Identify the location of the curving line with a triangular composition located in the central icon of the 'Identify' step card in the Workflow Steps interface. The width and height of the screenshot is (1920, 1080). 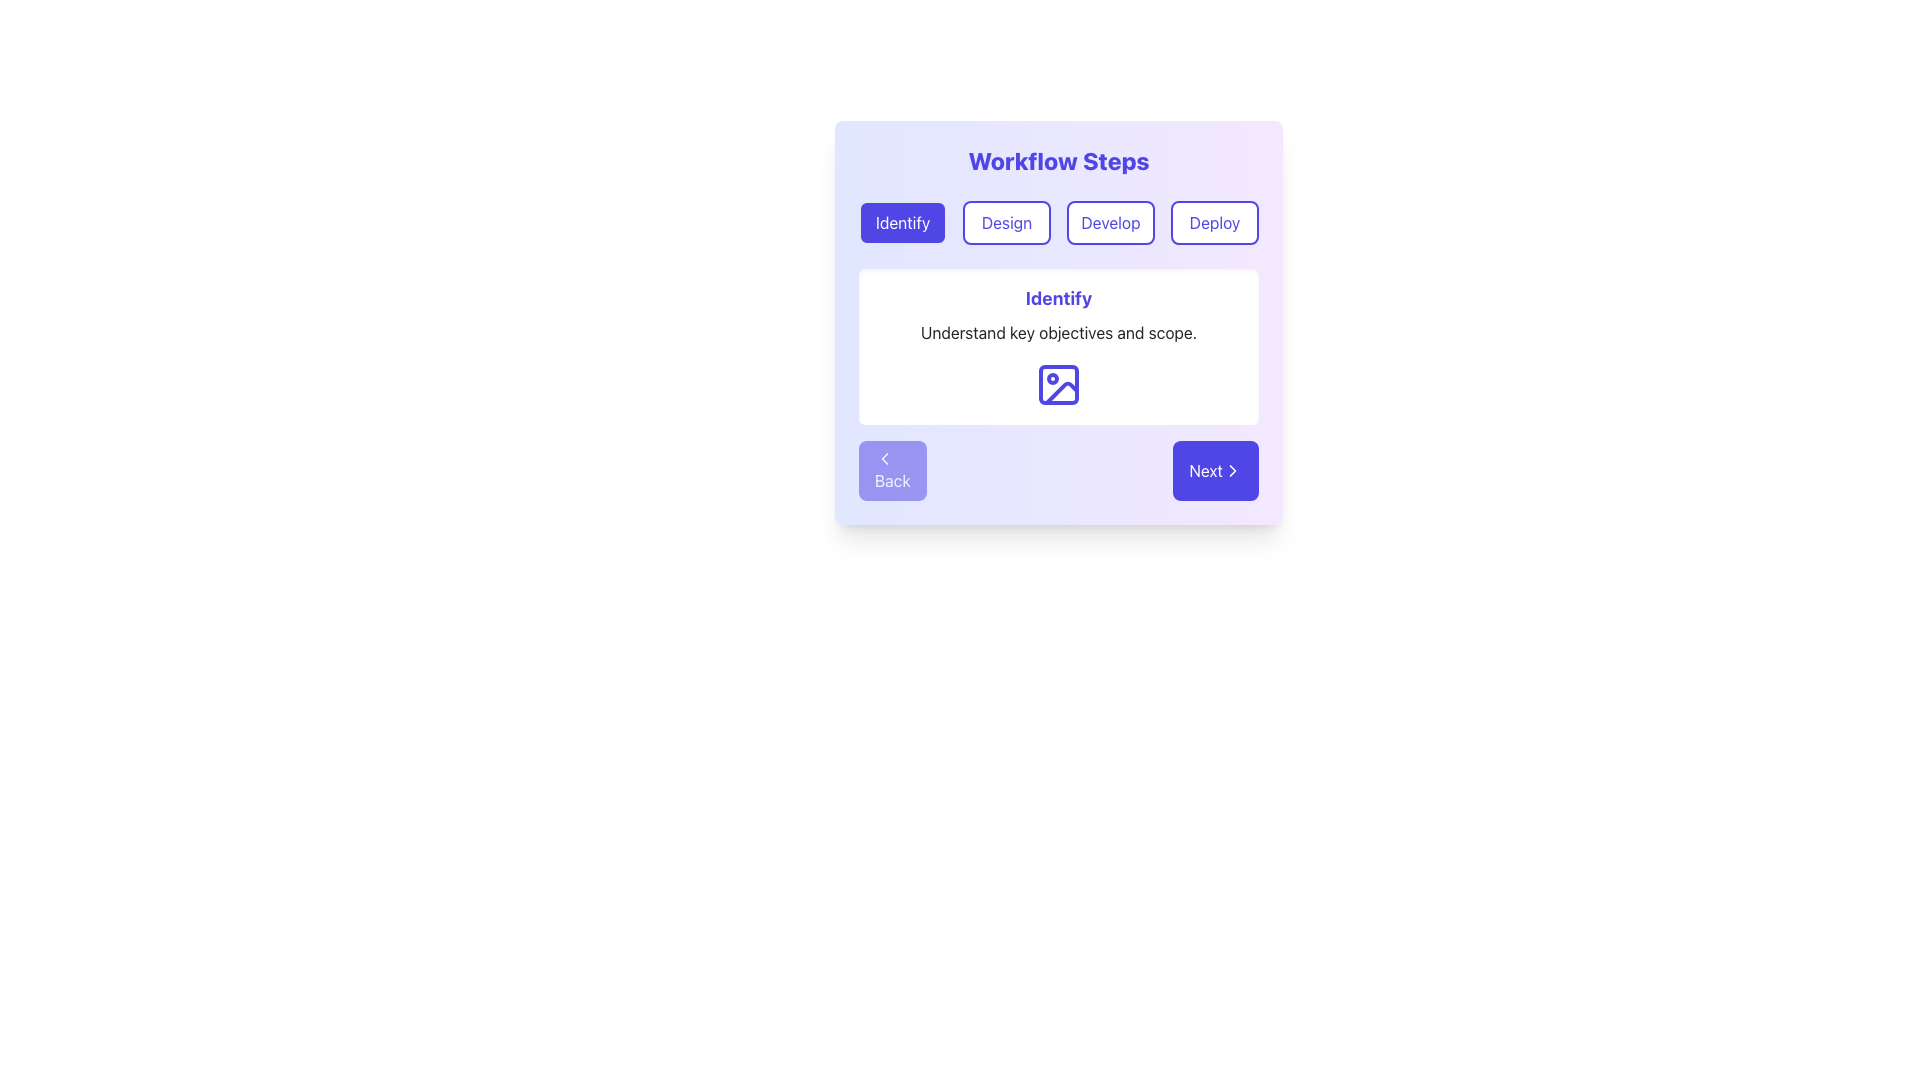
(1060, 393).